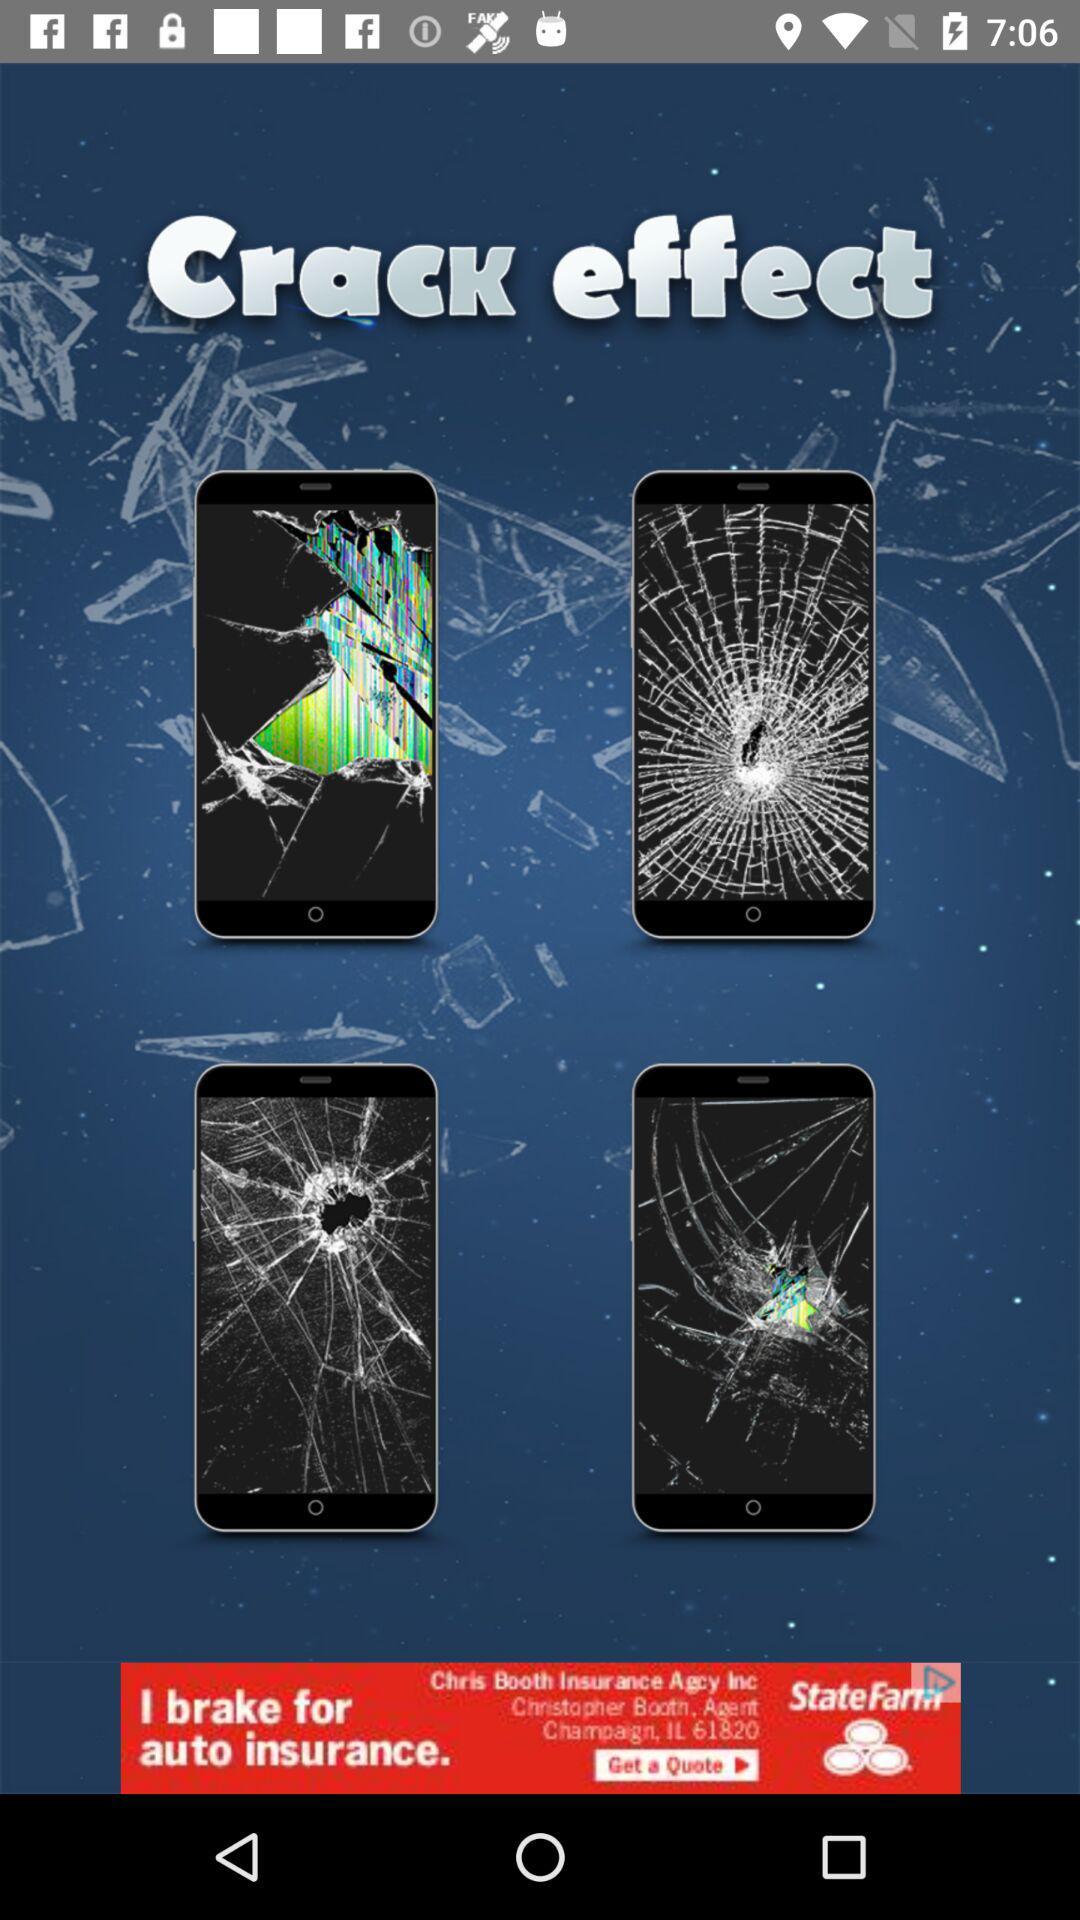 Image resolution: width=1080 pixels, height=1920 pixels. Describe the element at coordinates (316, 715) in the screenshot. I see `choose effect` at that location.